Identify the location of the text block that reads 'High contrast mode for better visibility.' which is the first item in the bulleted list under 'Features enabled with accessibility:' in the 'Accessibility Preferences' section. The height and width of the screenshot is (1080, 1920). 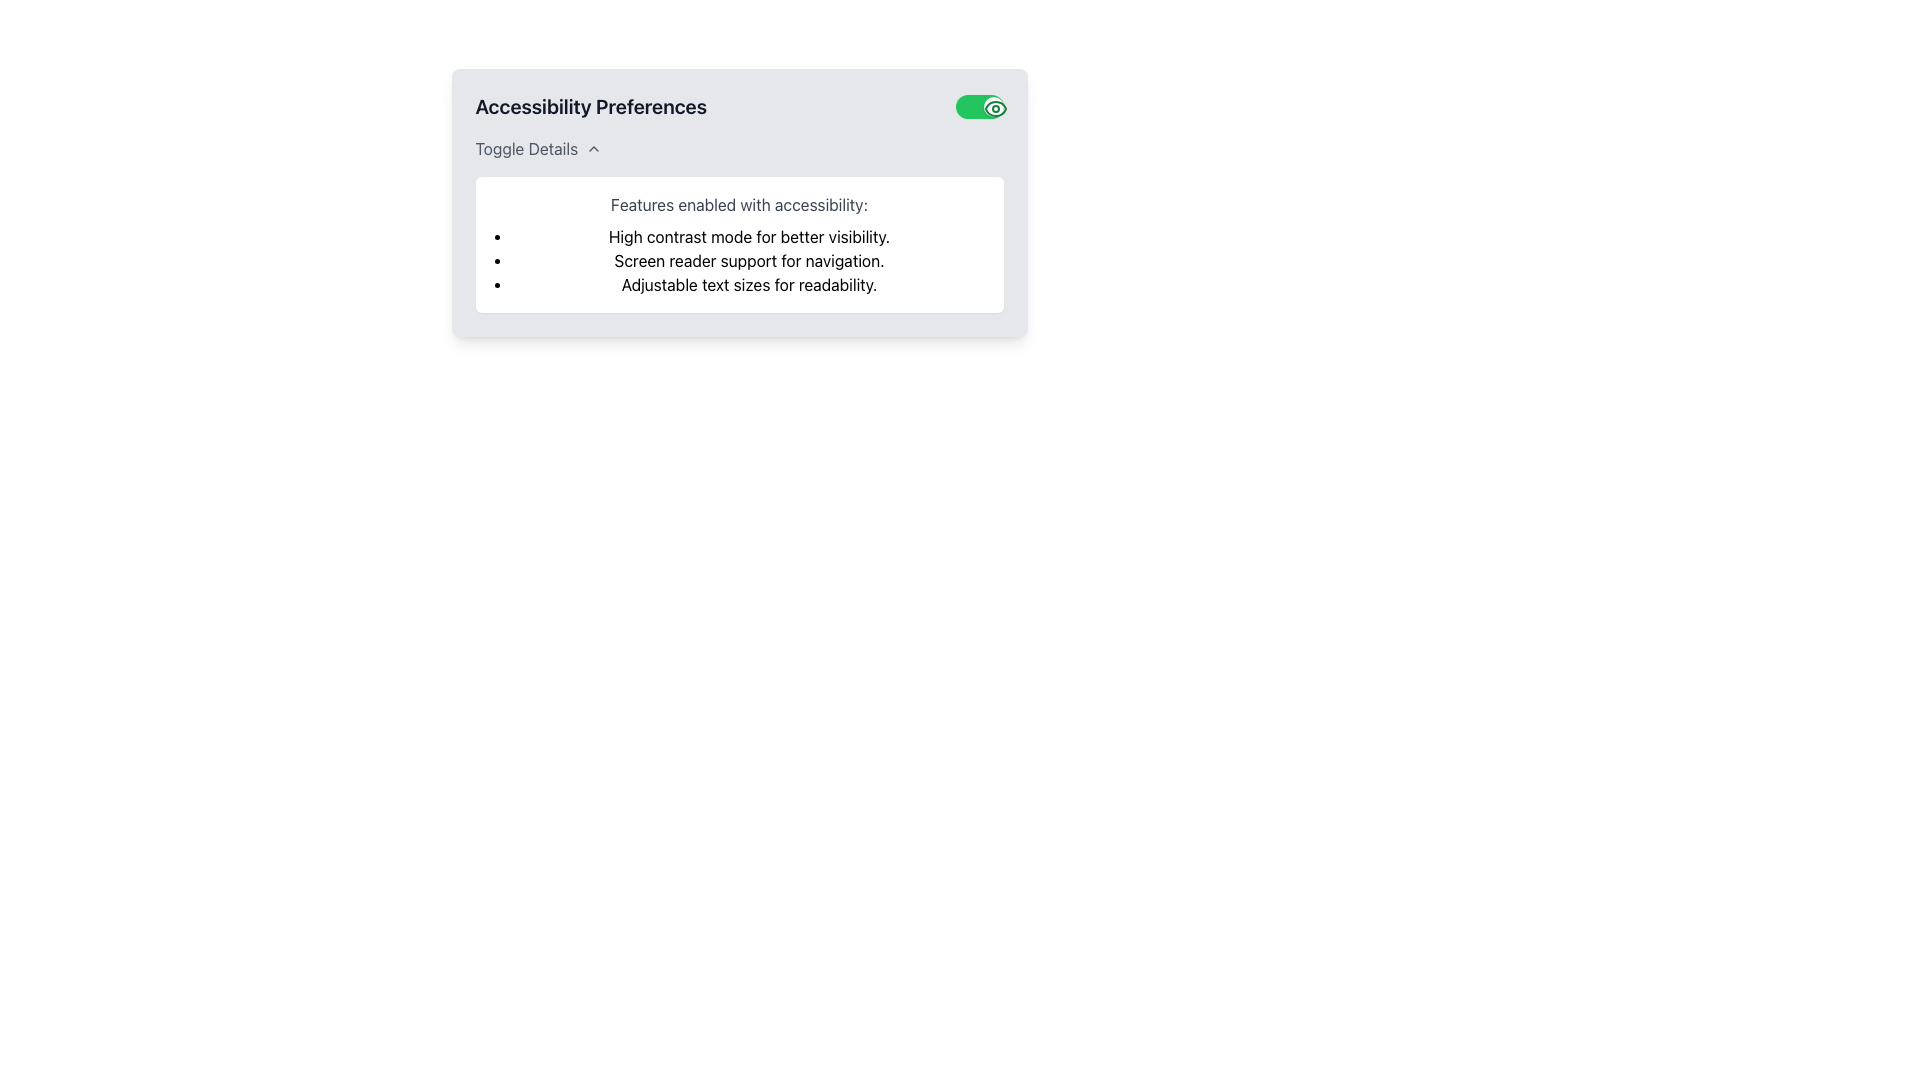
(748, 235).